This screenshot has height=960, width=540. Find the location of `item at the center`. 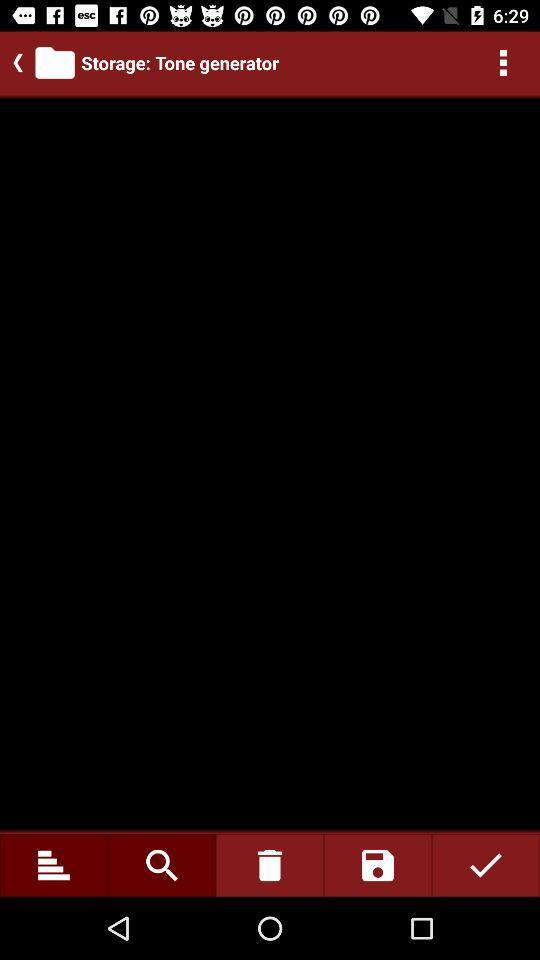

item at the center is located at coordinates (270, 464).